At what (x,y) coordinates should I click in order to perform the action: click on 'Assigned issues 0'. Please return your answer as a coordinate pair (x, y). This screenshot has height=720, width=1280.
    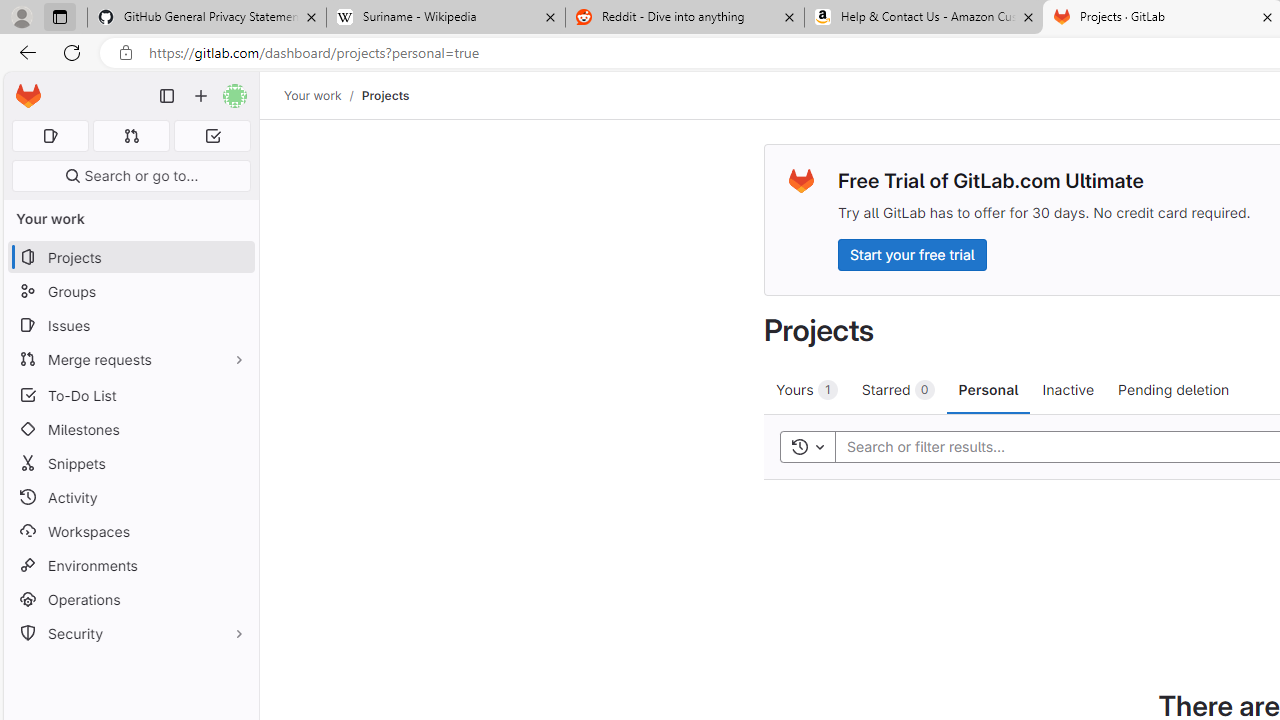
    Looking at the image, I should click on (50, 135).